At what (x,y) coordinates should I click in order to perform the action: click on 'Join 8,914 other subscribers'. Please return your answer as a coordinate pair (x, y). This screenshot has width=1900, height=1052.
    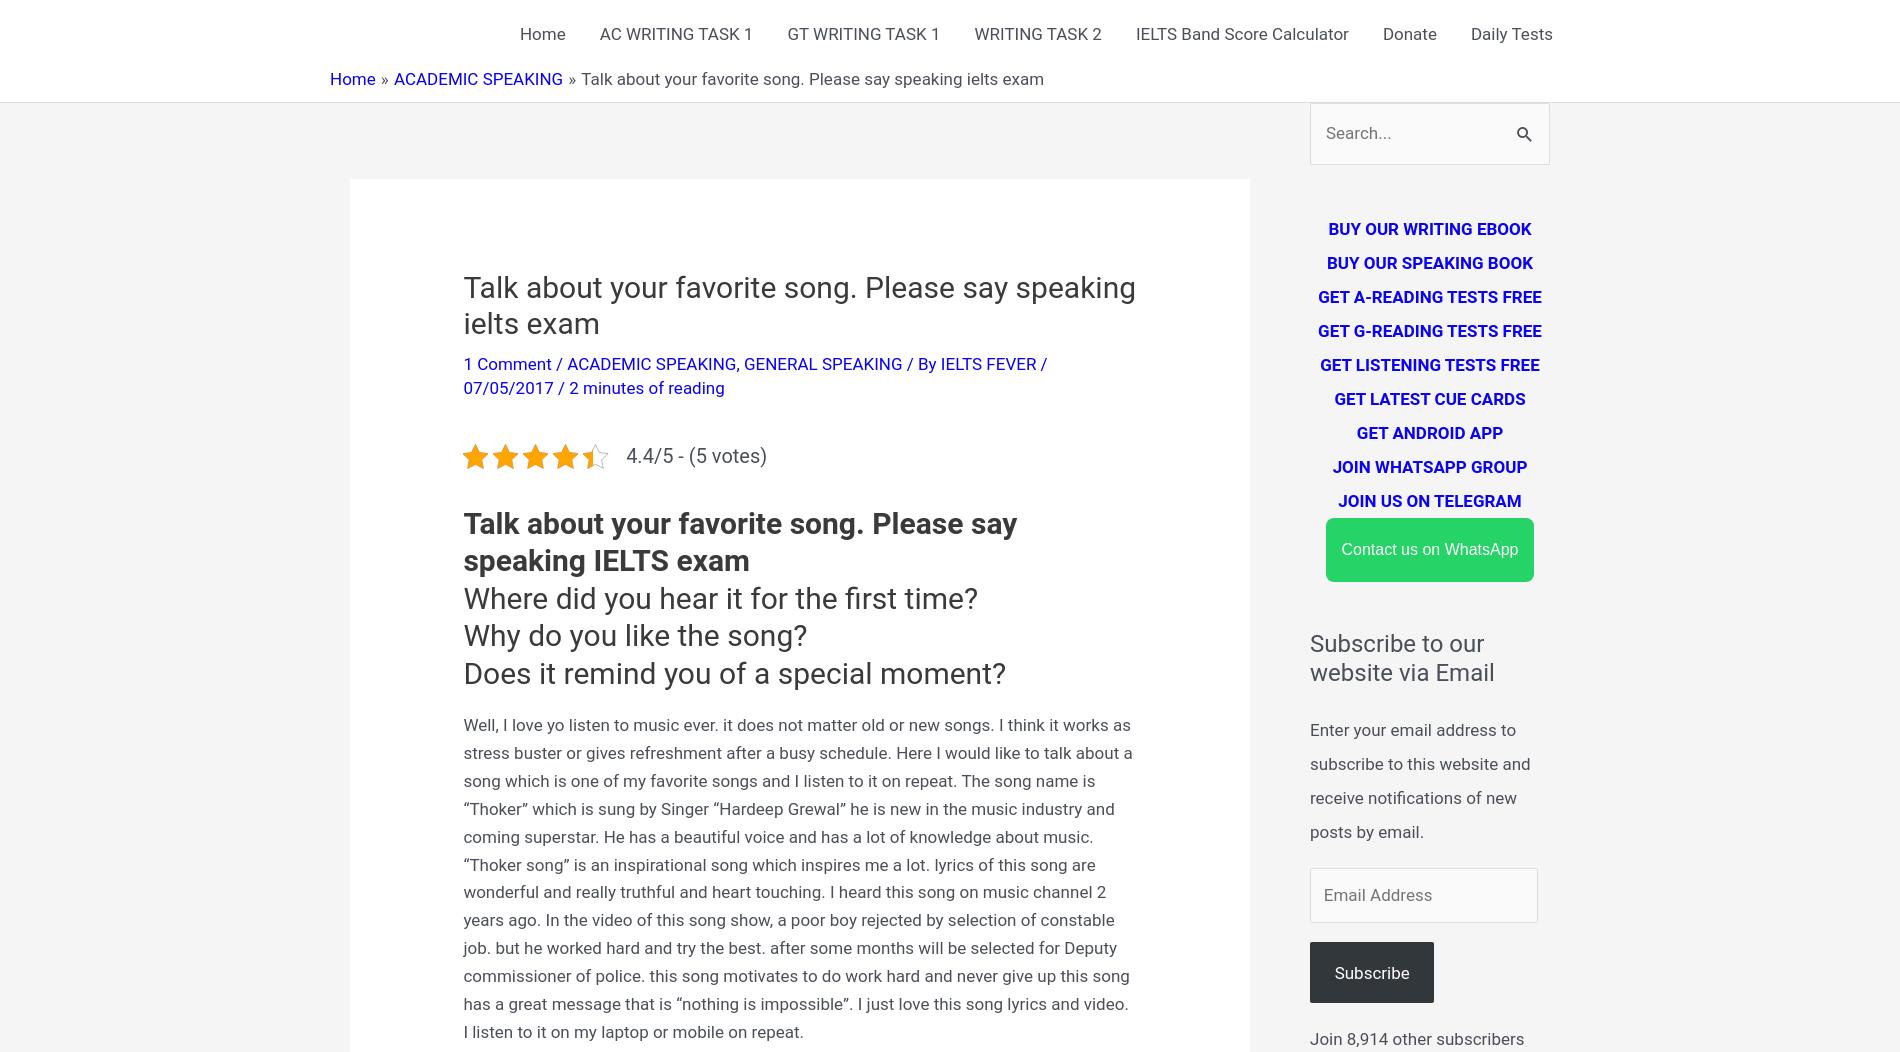
    Looking at the image, I should click on (1309, 1037).